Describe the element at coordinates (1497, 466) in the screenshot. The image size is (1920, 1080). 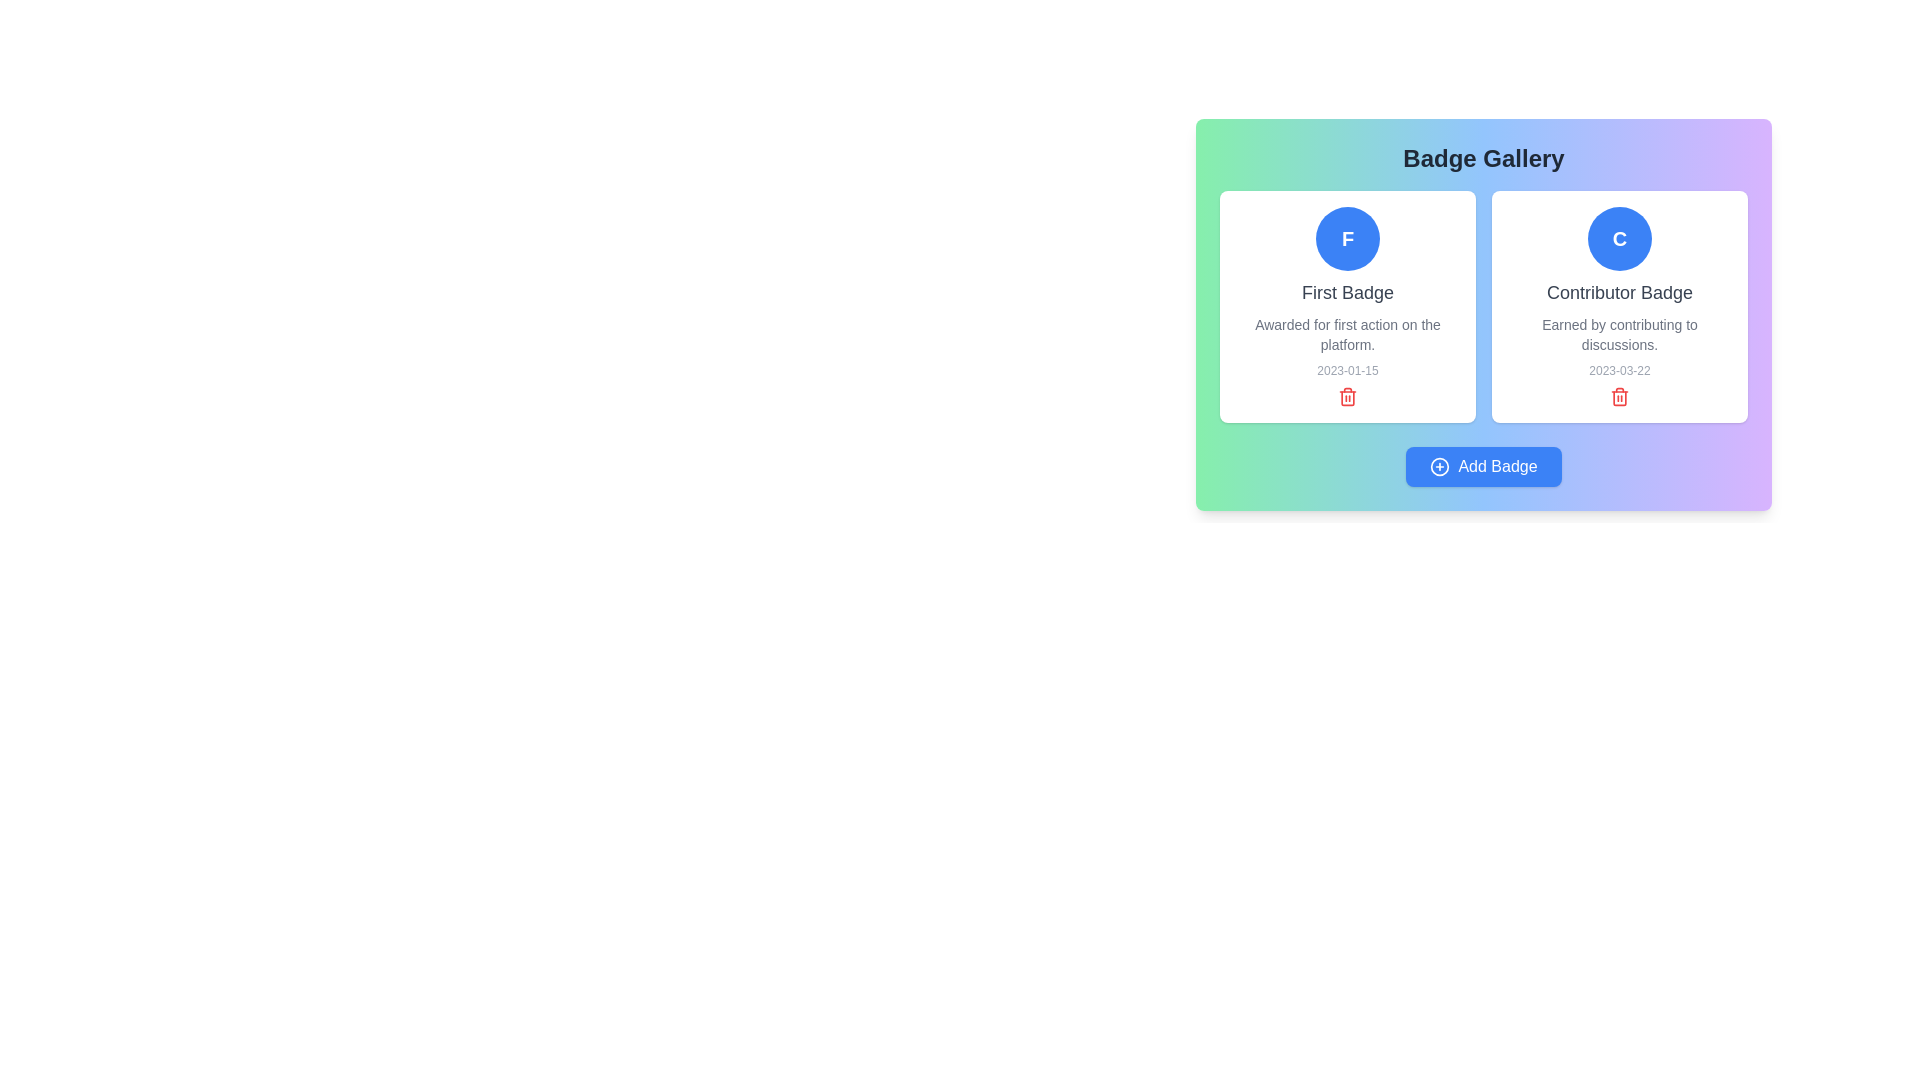
I see `the 'Add Badge' text element, which is styled with a blue background and white font color, located at the bottom center of the 'Badge Gallery' button` at that location.